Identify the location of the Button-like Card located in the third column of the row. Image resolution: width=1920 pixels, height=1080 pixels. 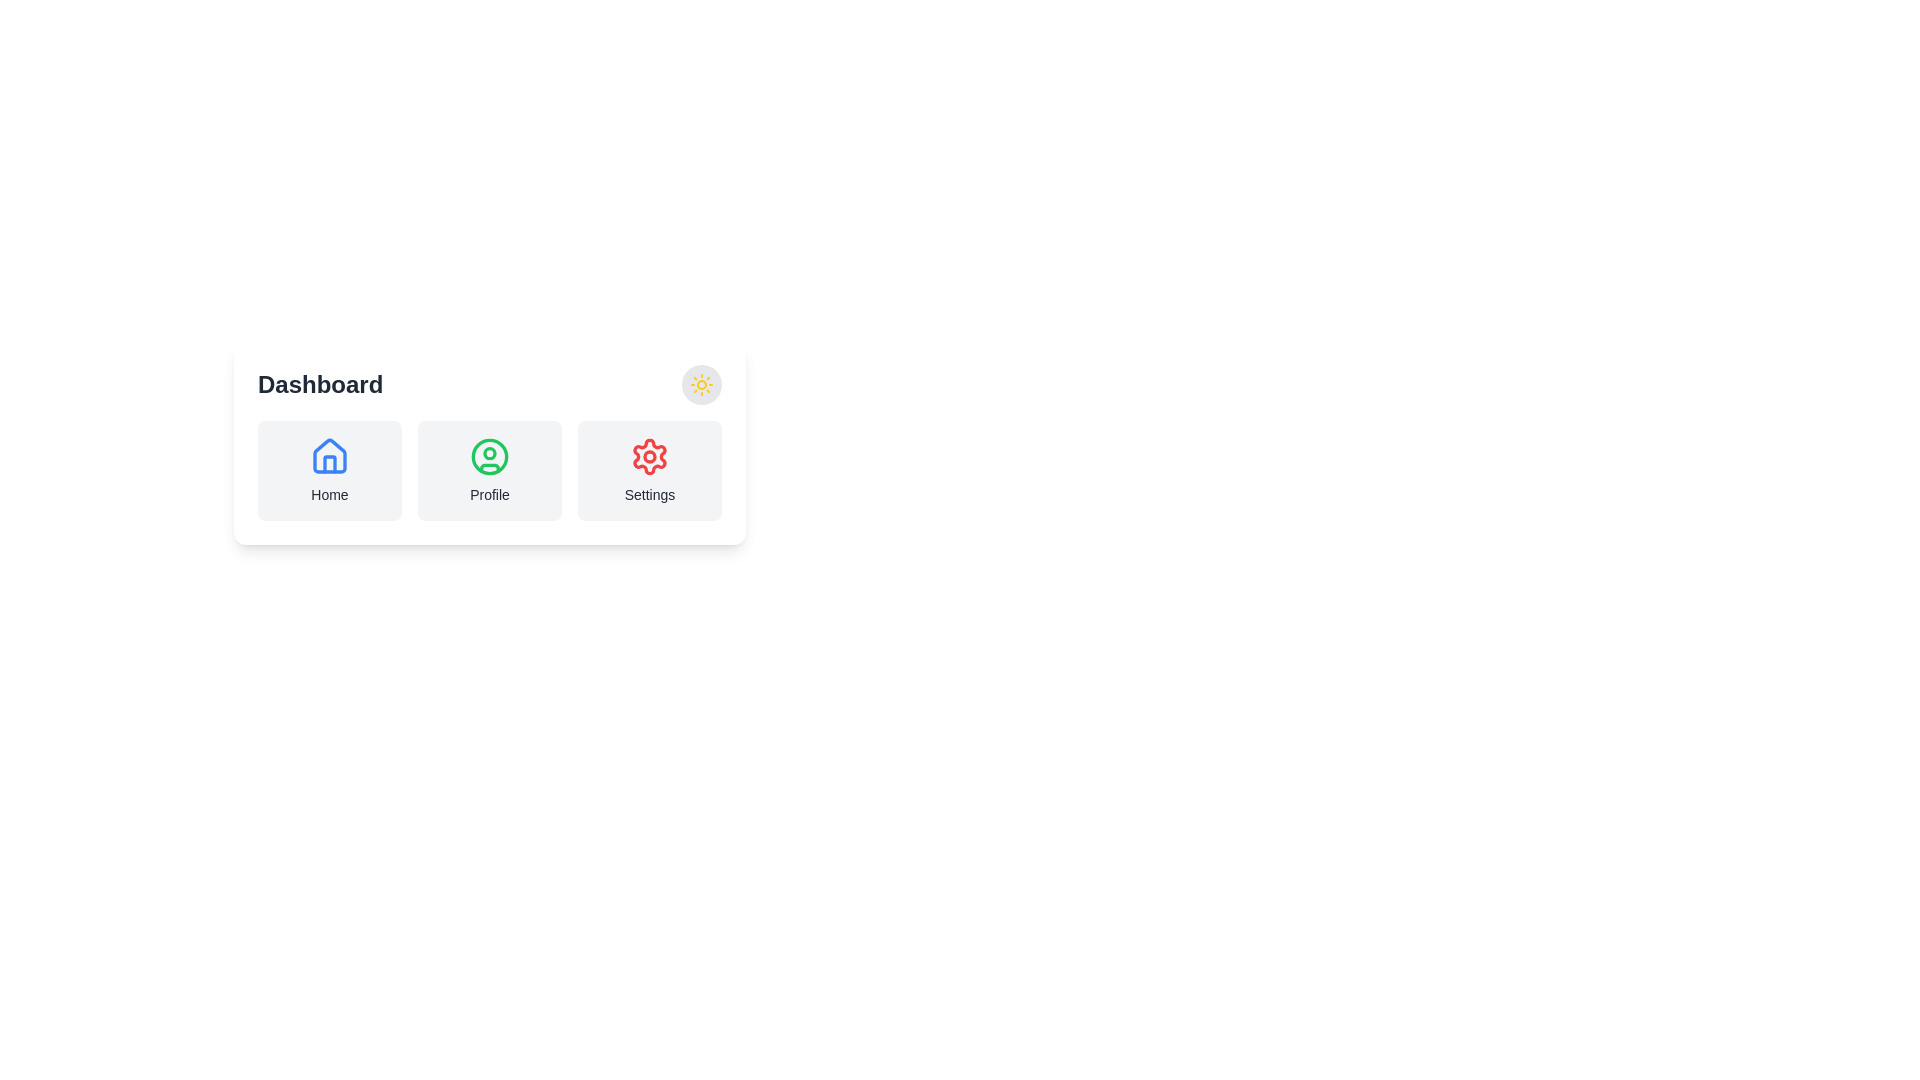
(649, 470).